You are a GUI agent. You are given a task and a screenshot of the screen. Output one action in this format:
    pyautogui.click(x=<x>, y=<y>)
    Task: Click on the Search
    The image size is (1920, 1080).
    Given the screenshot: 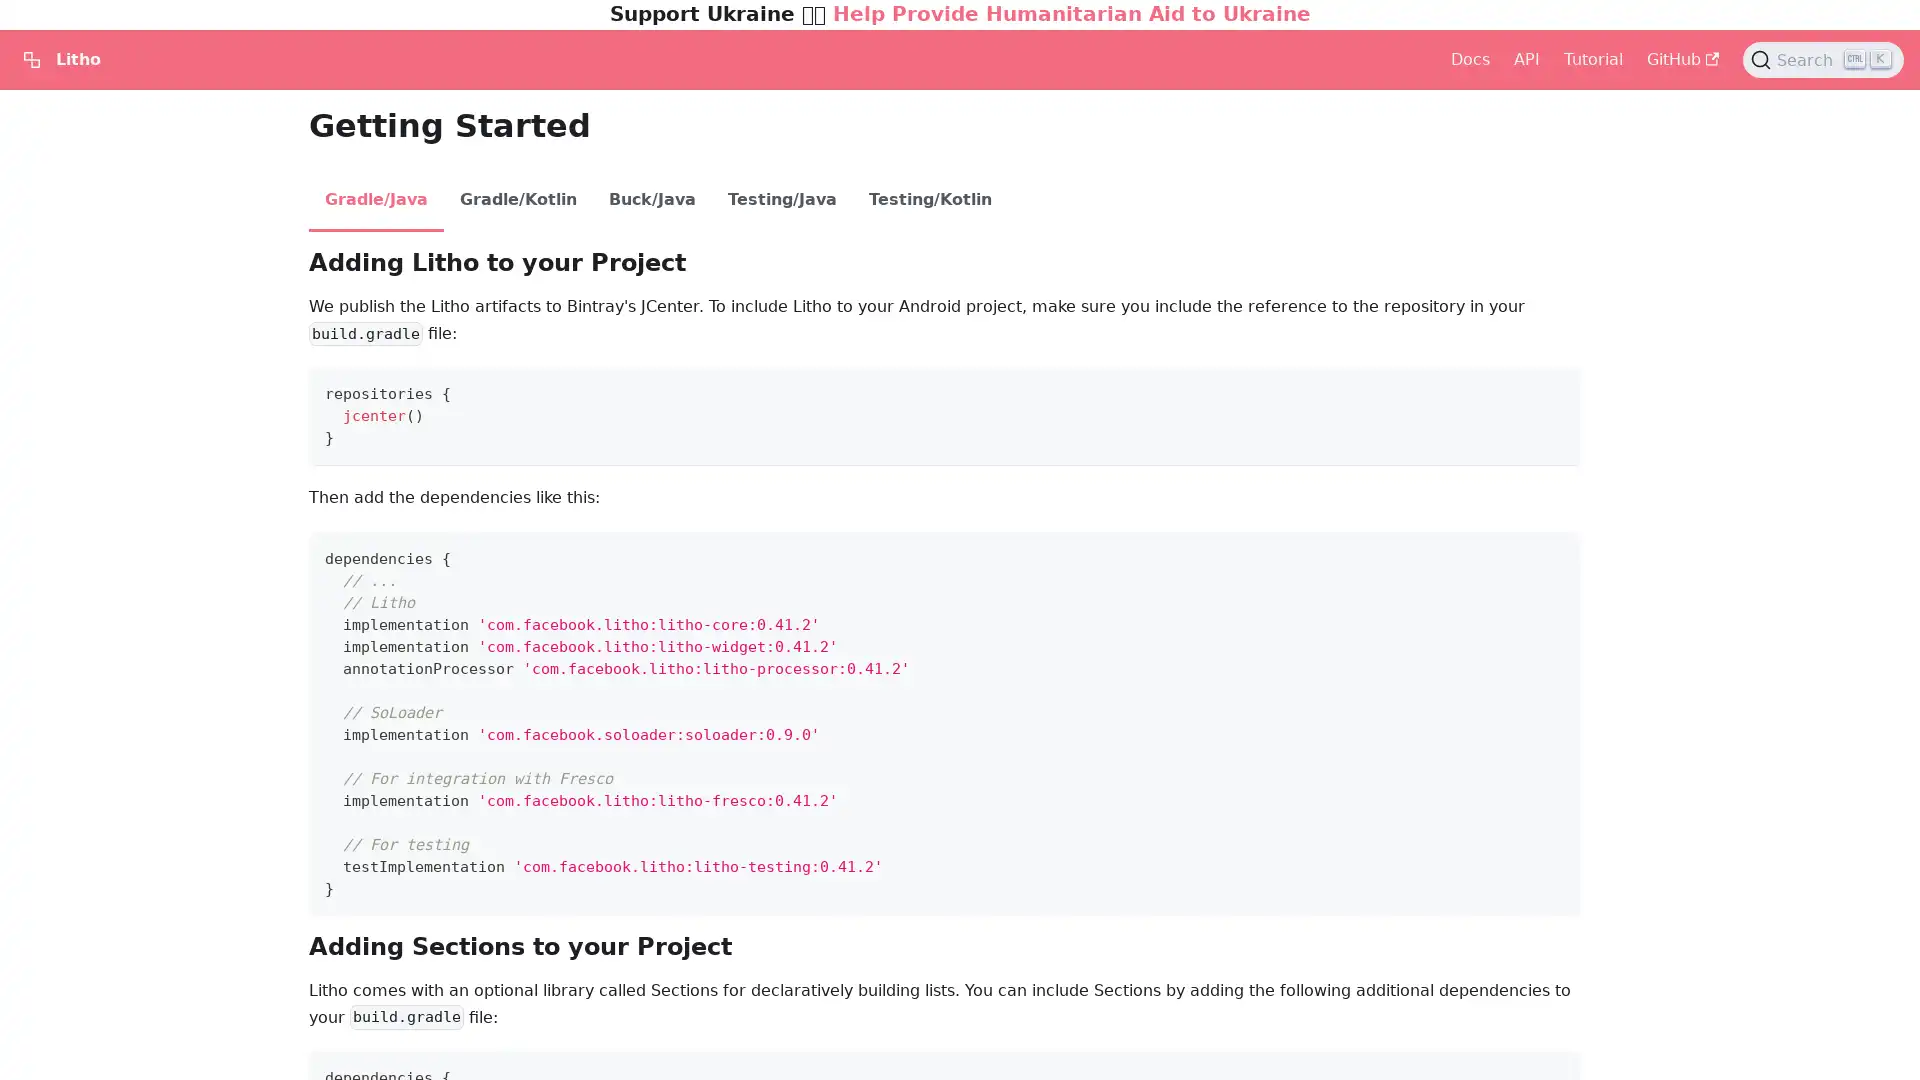 What is the action you would take?
    pyautogui.click(x=1823, y=59)
    